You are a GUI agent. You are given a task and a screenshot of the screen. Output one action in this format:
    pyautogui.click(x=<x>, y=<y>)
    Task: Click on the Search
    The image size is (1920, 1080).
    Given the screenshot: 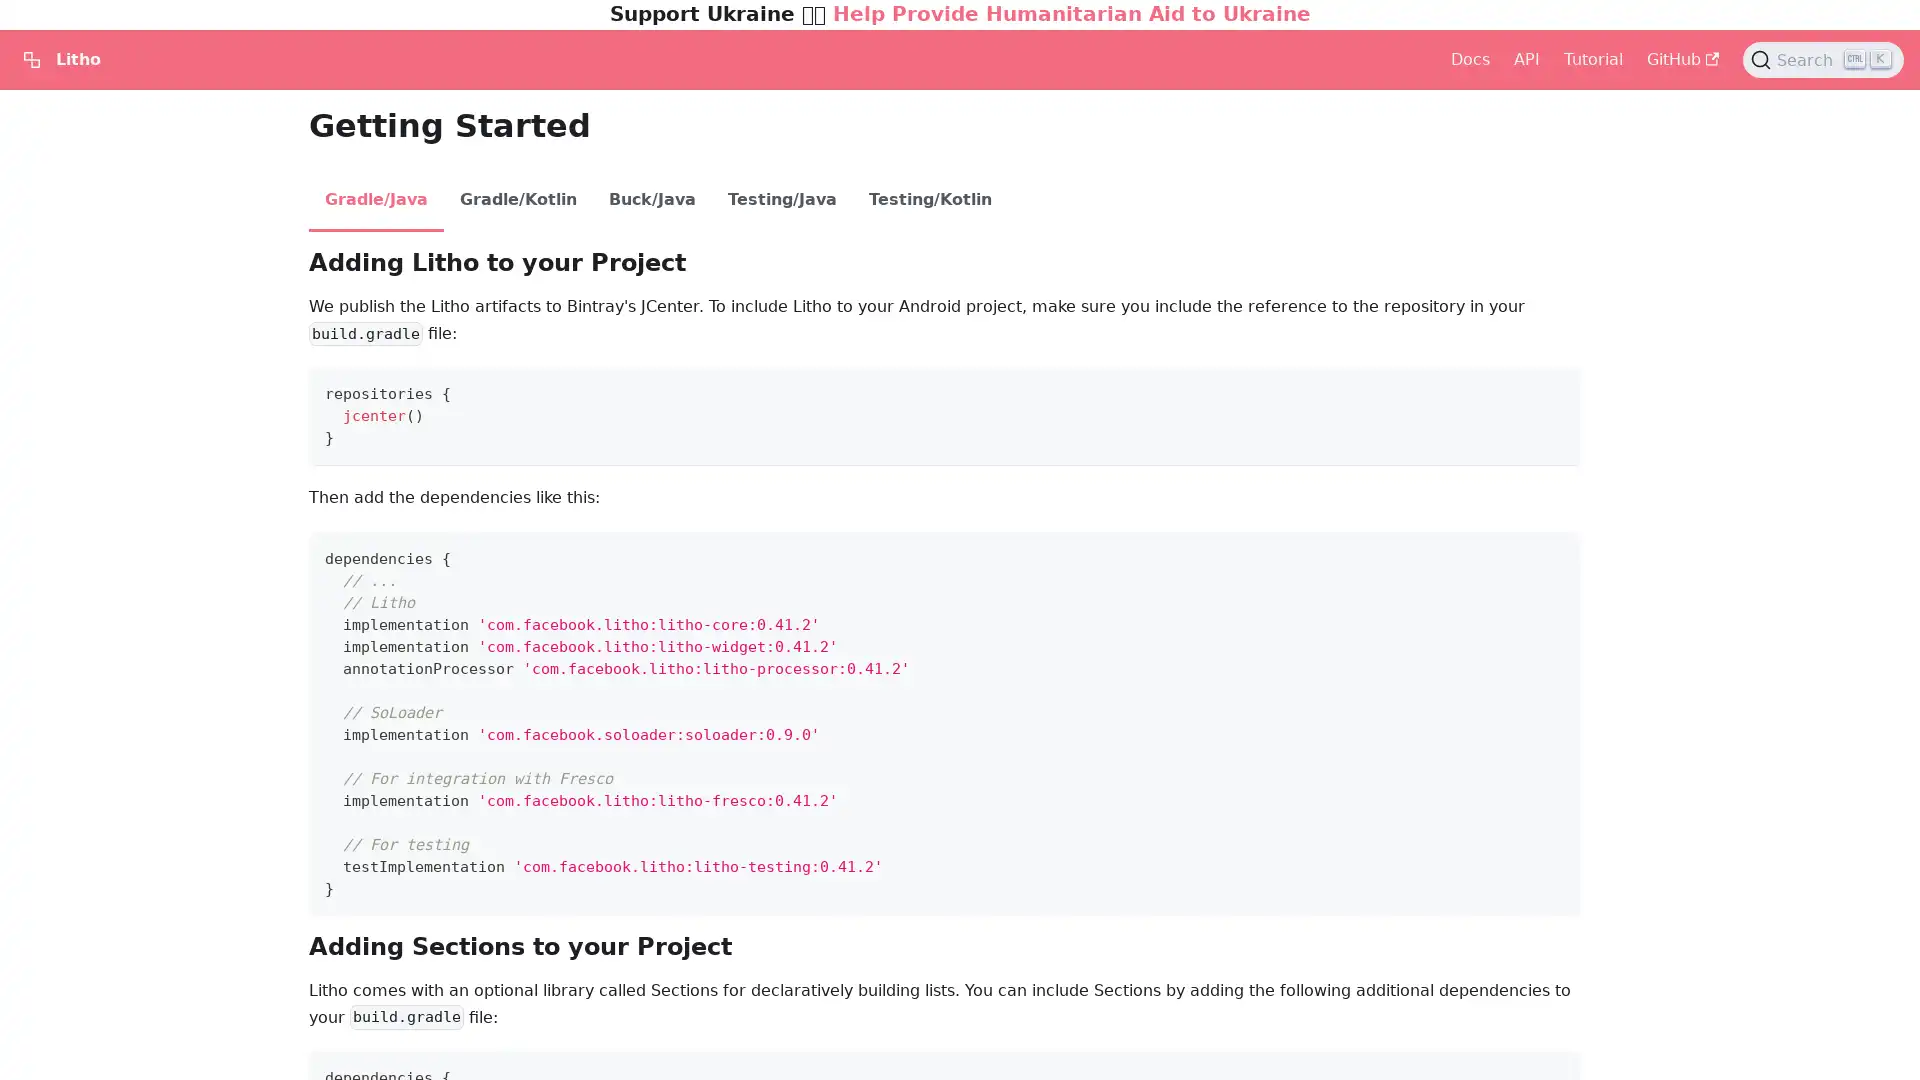 What is the action you would take?
    pyautogui.click(x=1823, y=59)
    